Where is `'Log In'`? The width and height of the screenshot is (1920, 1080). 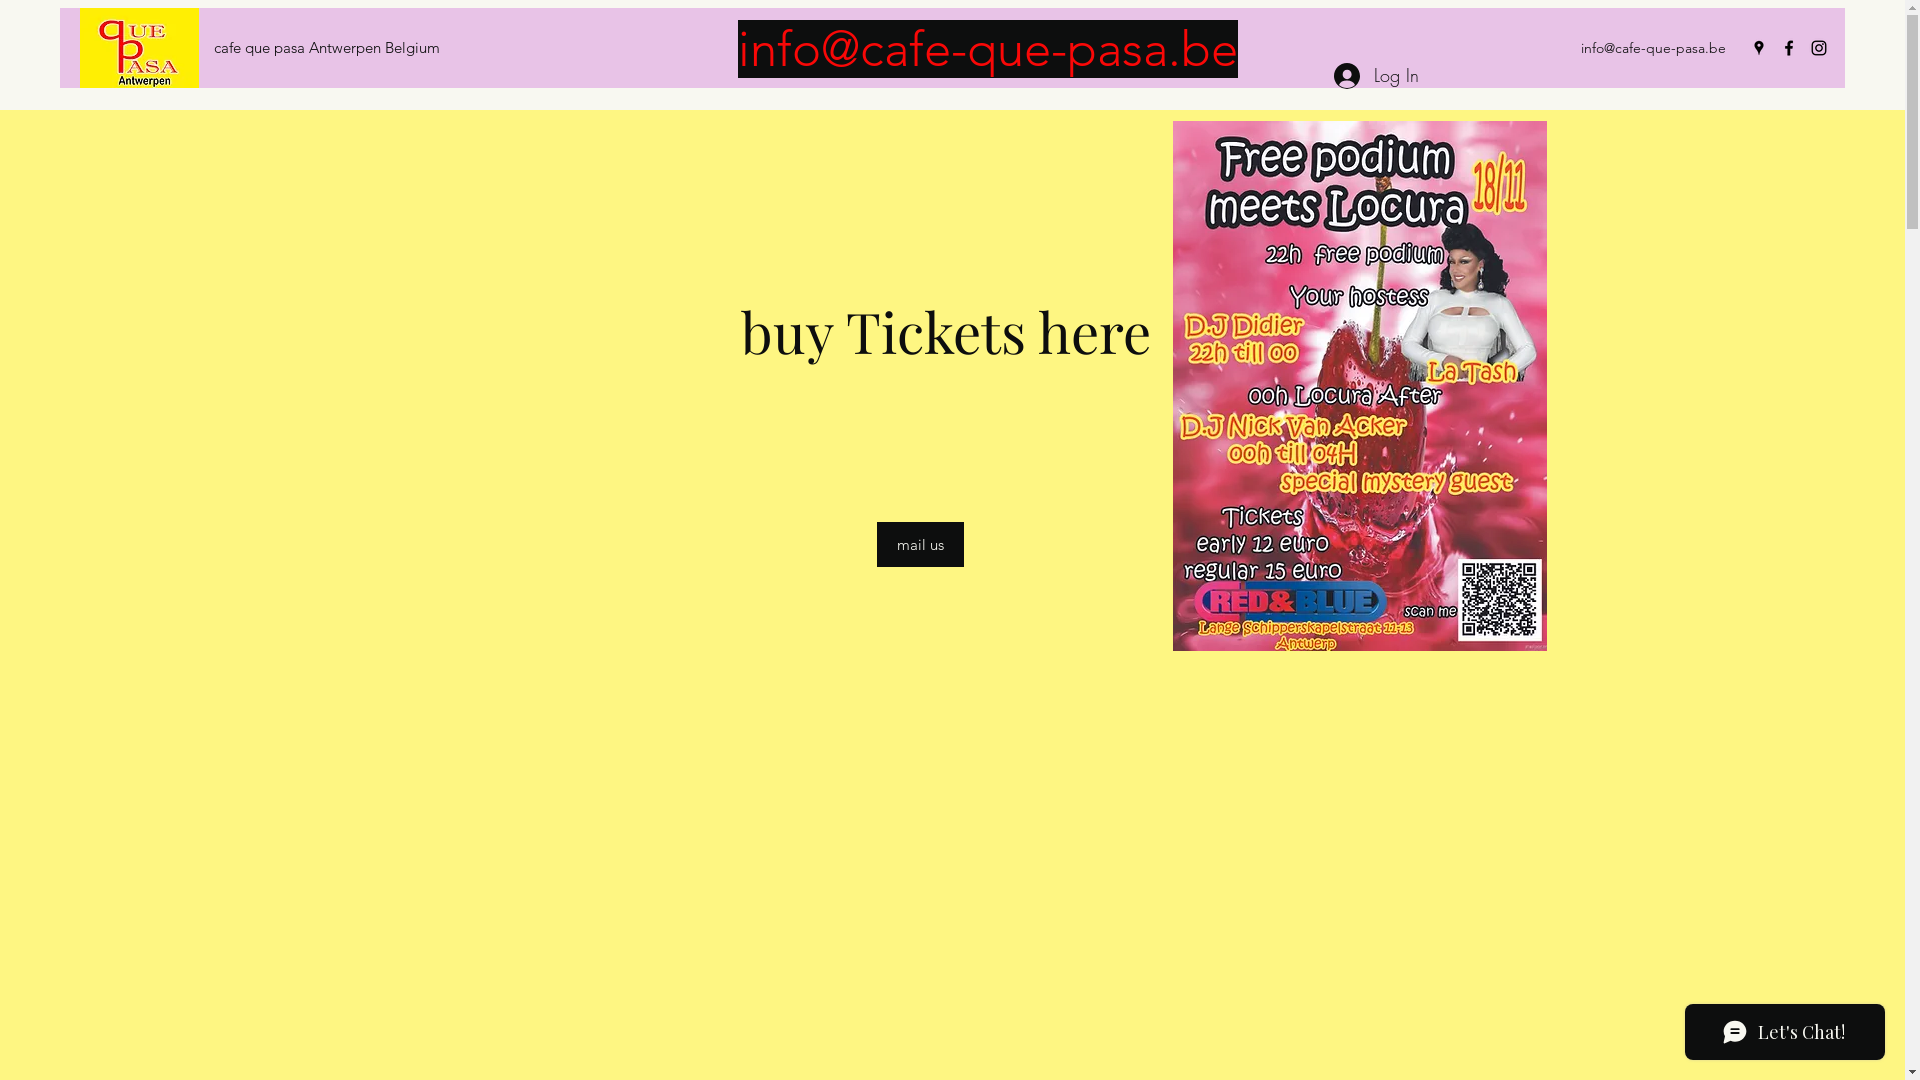 'Log In' is located at coordinates (1375, 75).